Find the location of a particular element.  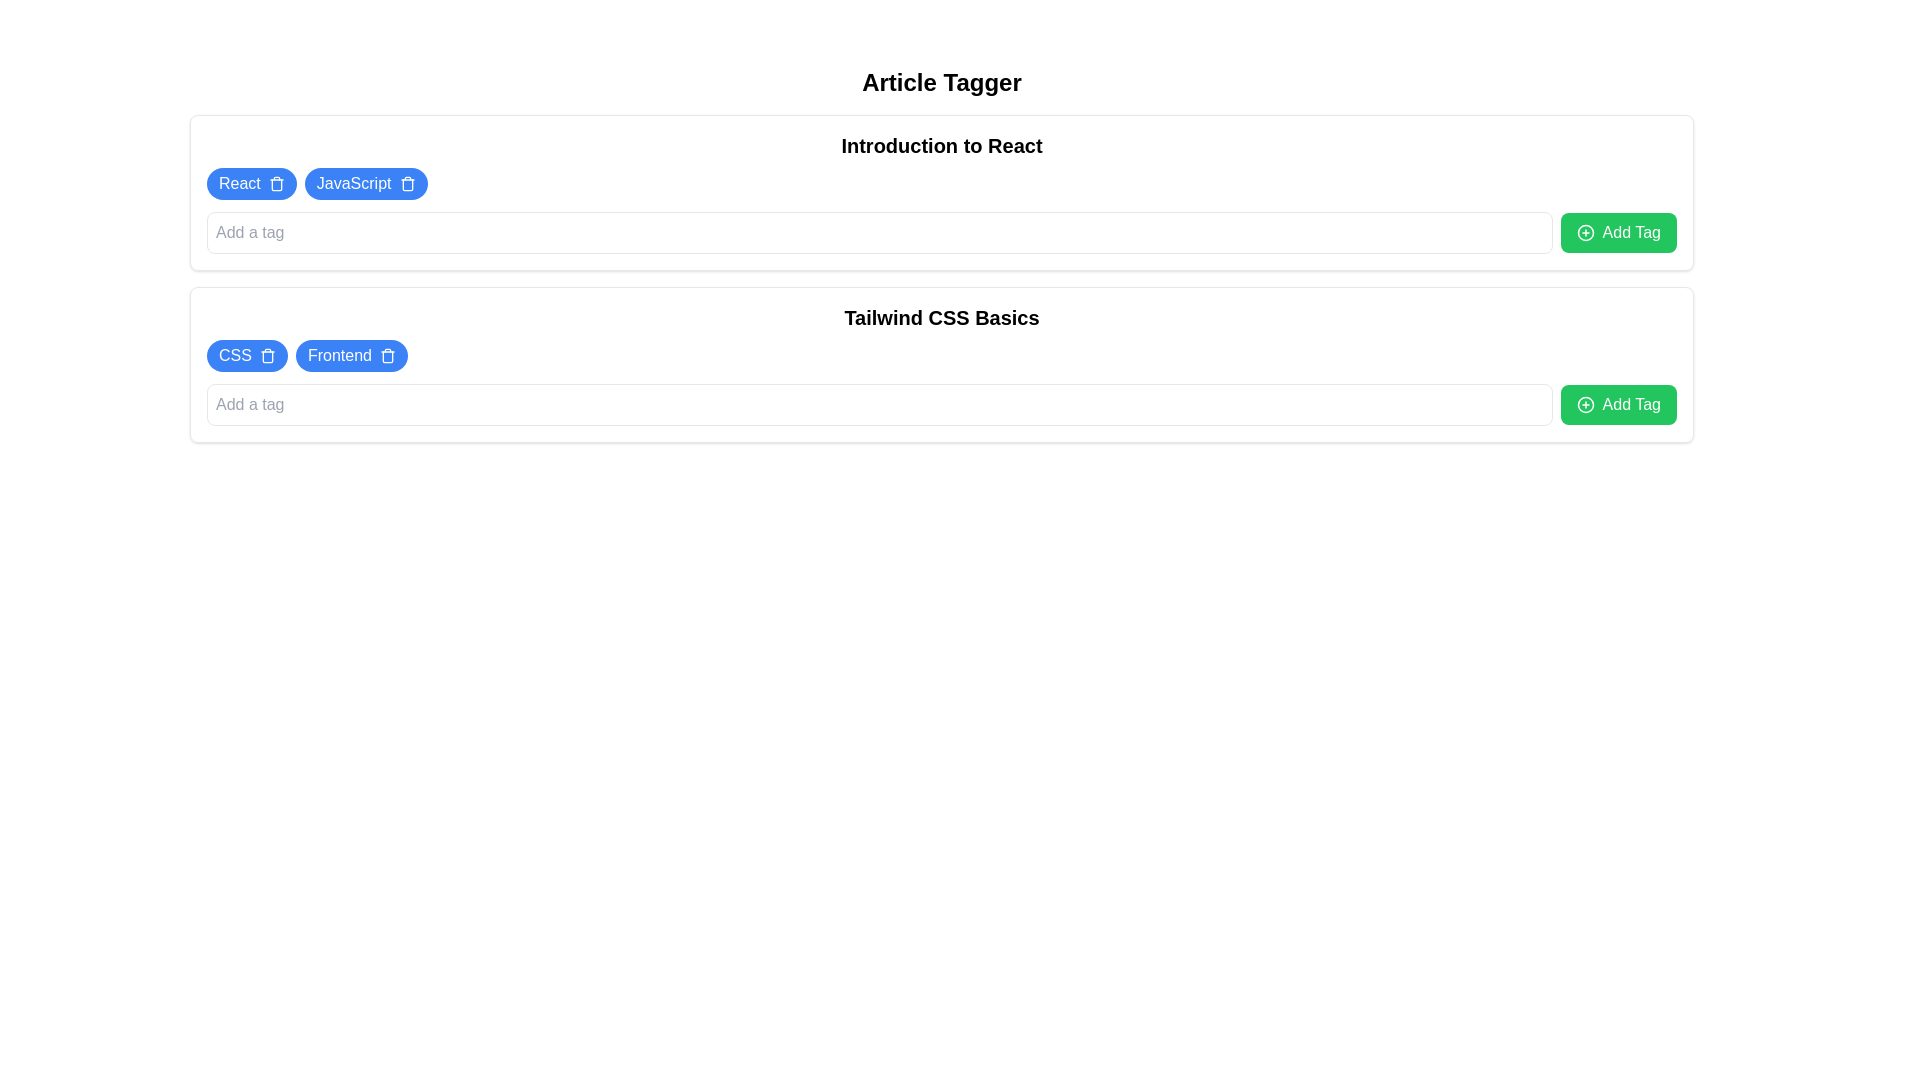

the circled plus icon located within the green 'Add Tag' button, positioned to the left side of the text in the second section of the interface is located at coordinates (1584, 231).